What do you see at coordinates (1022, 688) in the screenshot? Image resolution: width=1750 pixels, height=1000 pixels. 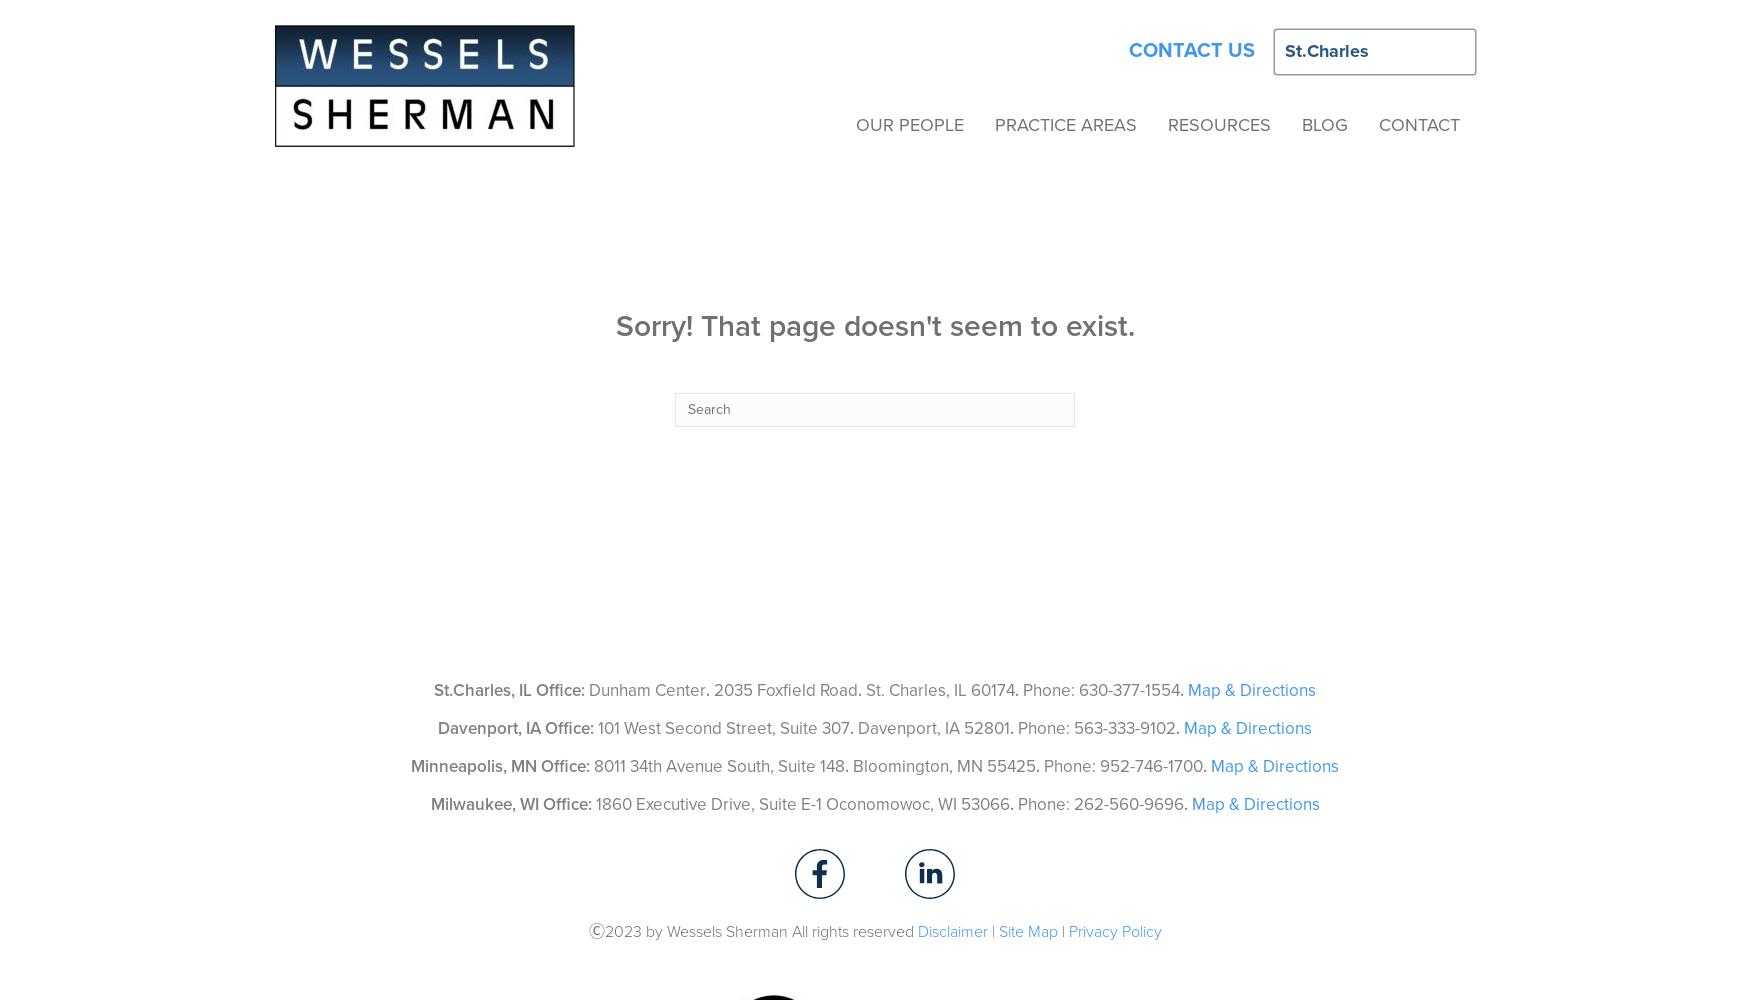 I see `'Phone: 630-377-1554'` at bounding box center [1022, 688].